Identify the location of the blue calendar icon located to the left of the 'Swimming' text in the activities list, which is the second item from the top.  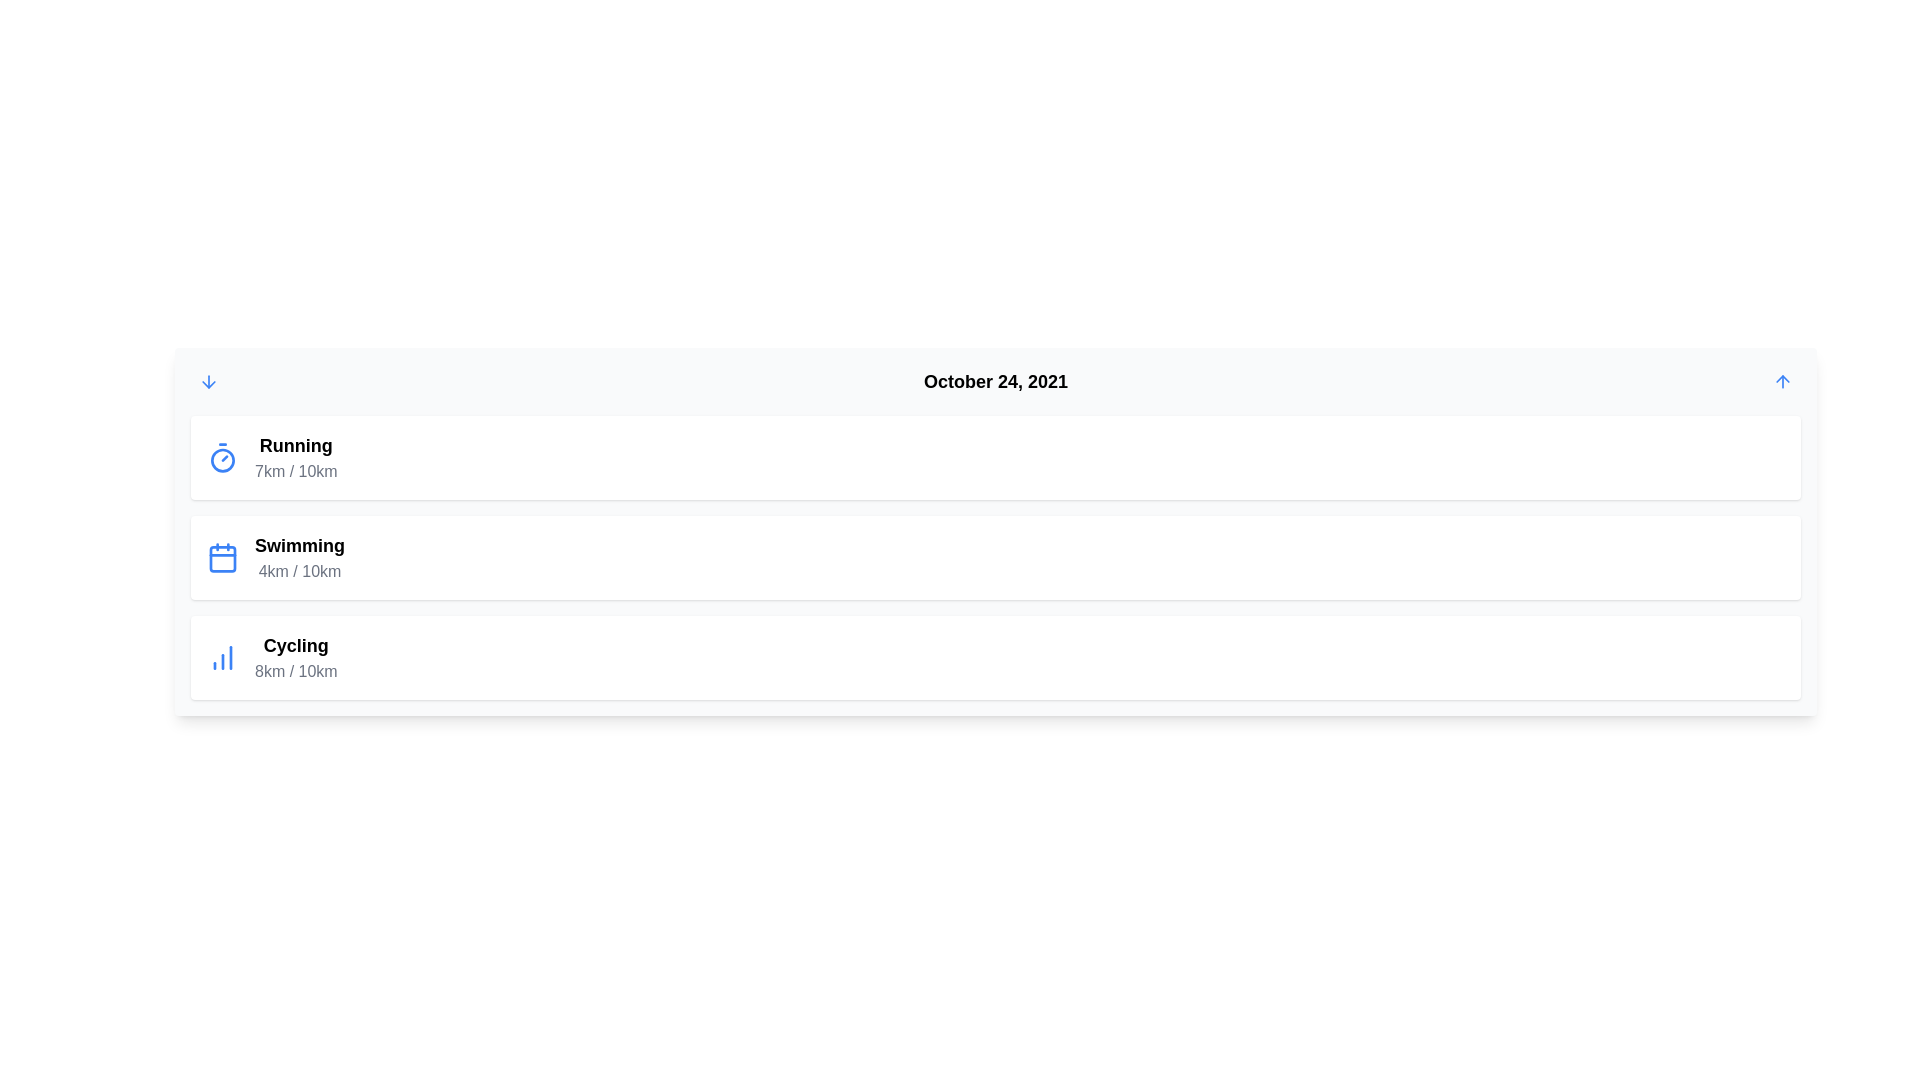
(222, 558).